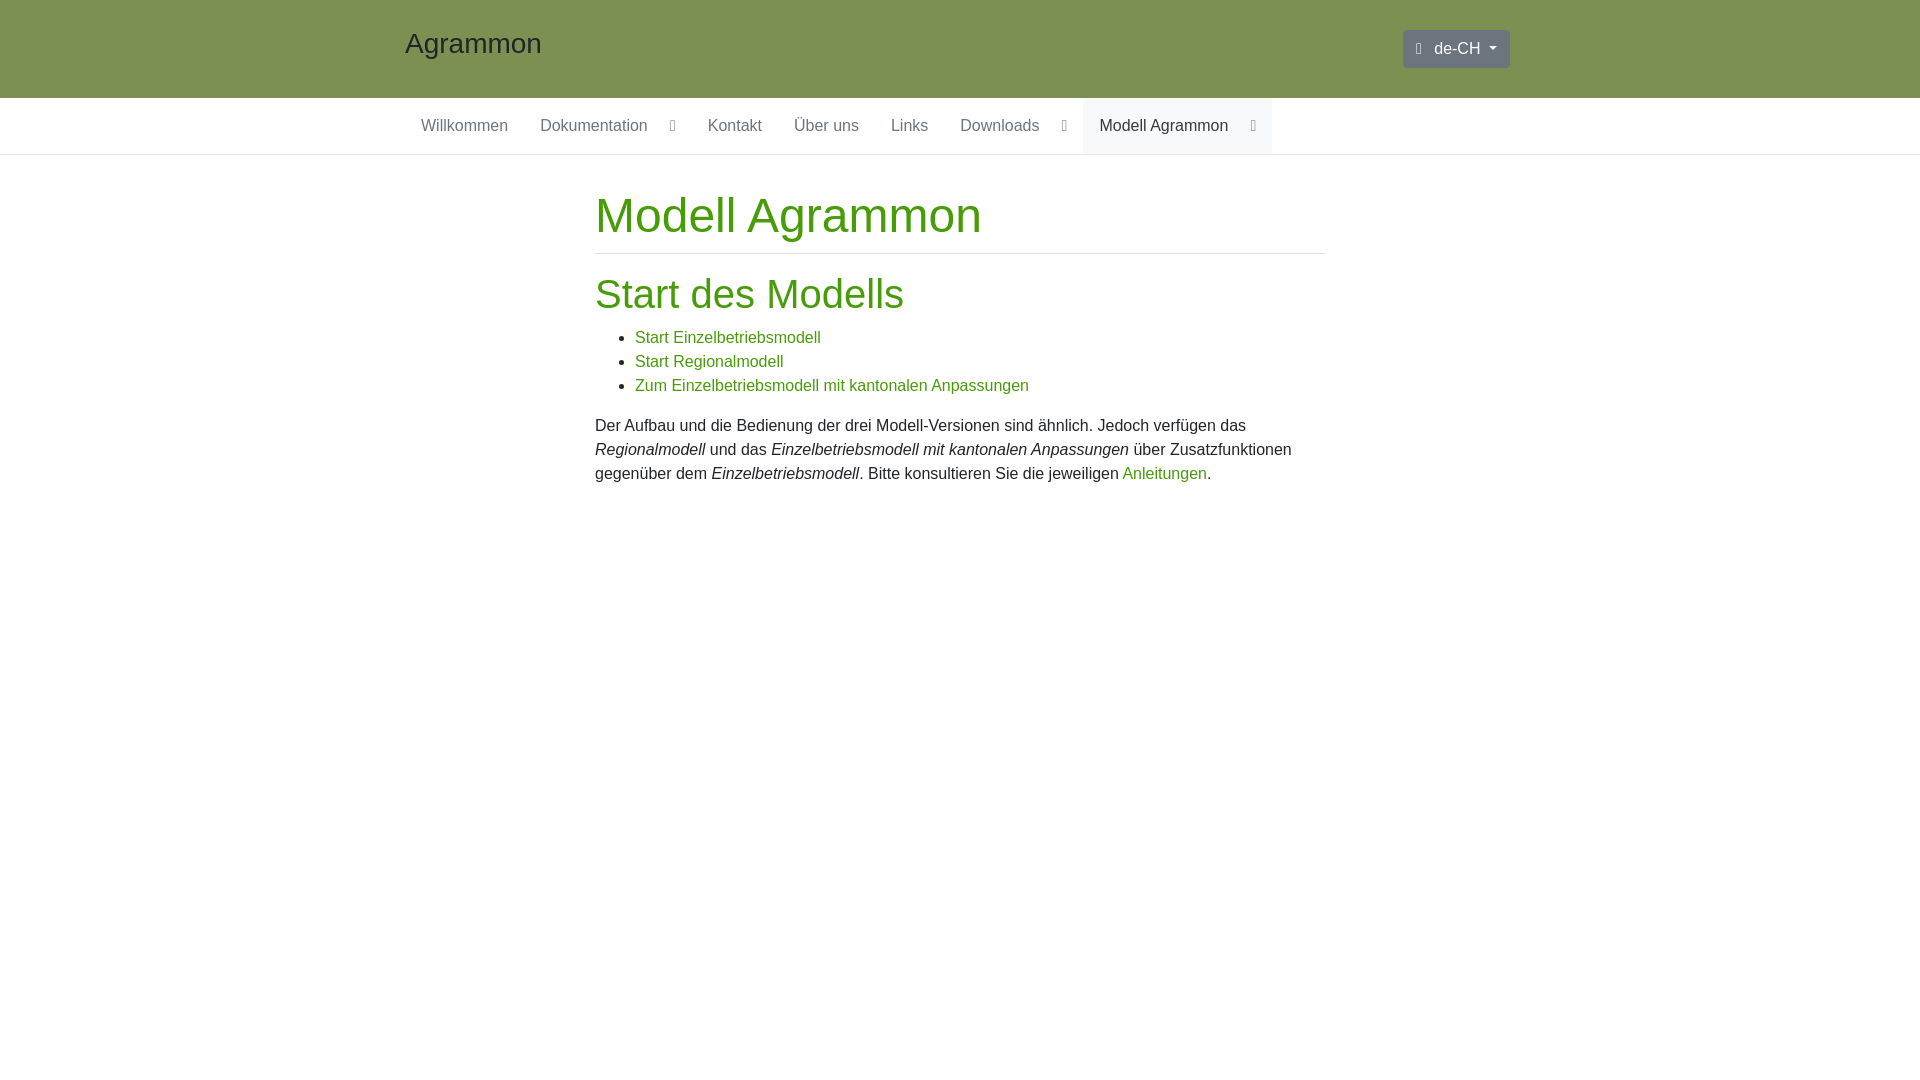  Describe the element at coordinates (403, 126) in the screenshot. I see `'Willkommen'` at that location.